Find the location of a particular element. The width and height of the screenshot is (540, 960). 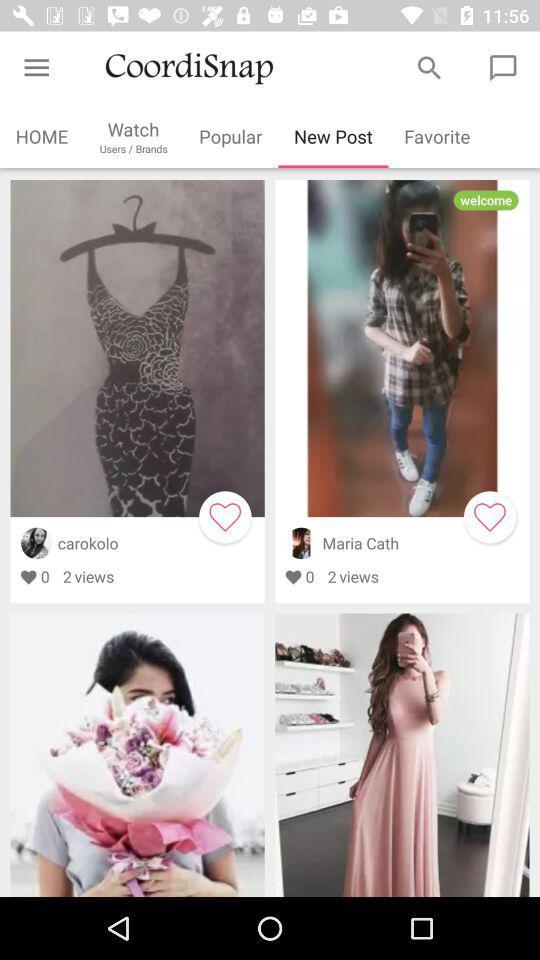

adding favorites is located at coordinates (224, 516).